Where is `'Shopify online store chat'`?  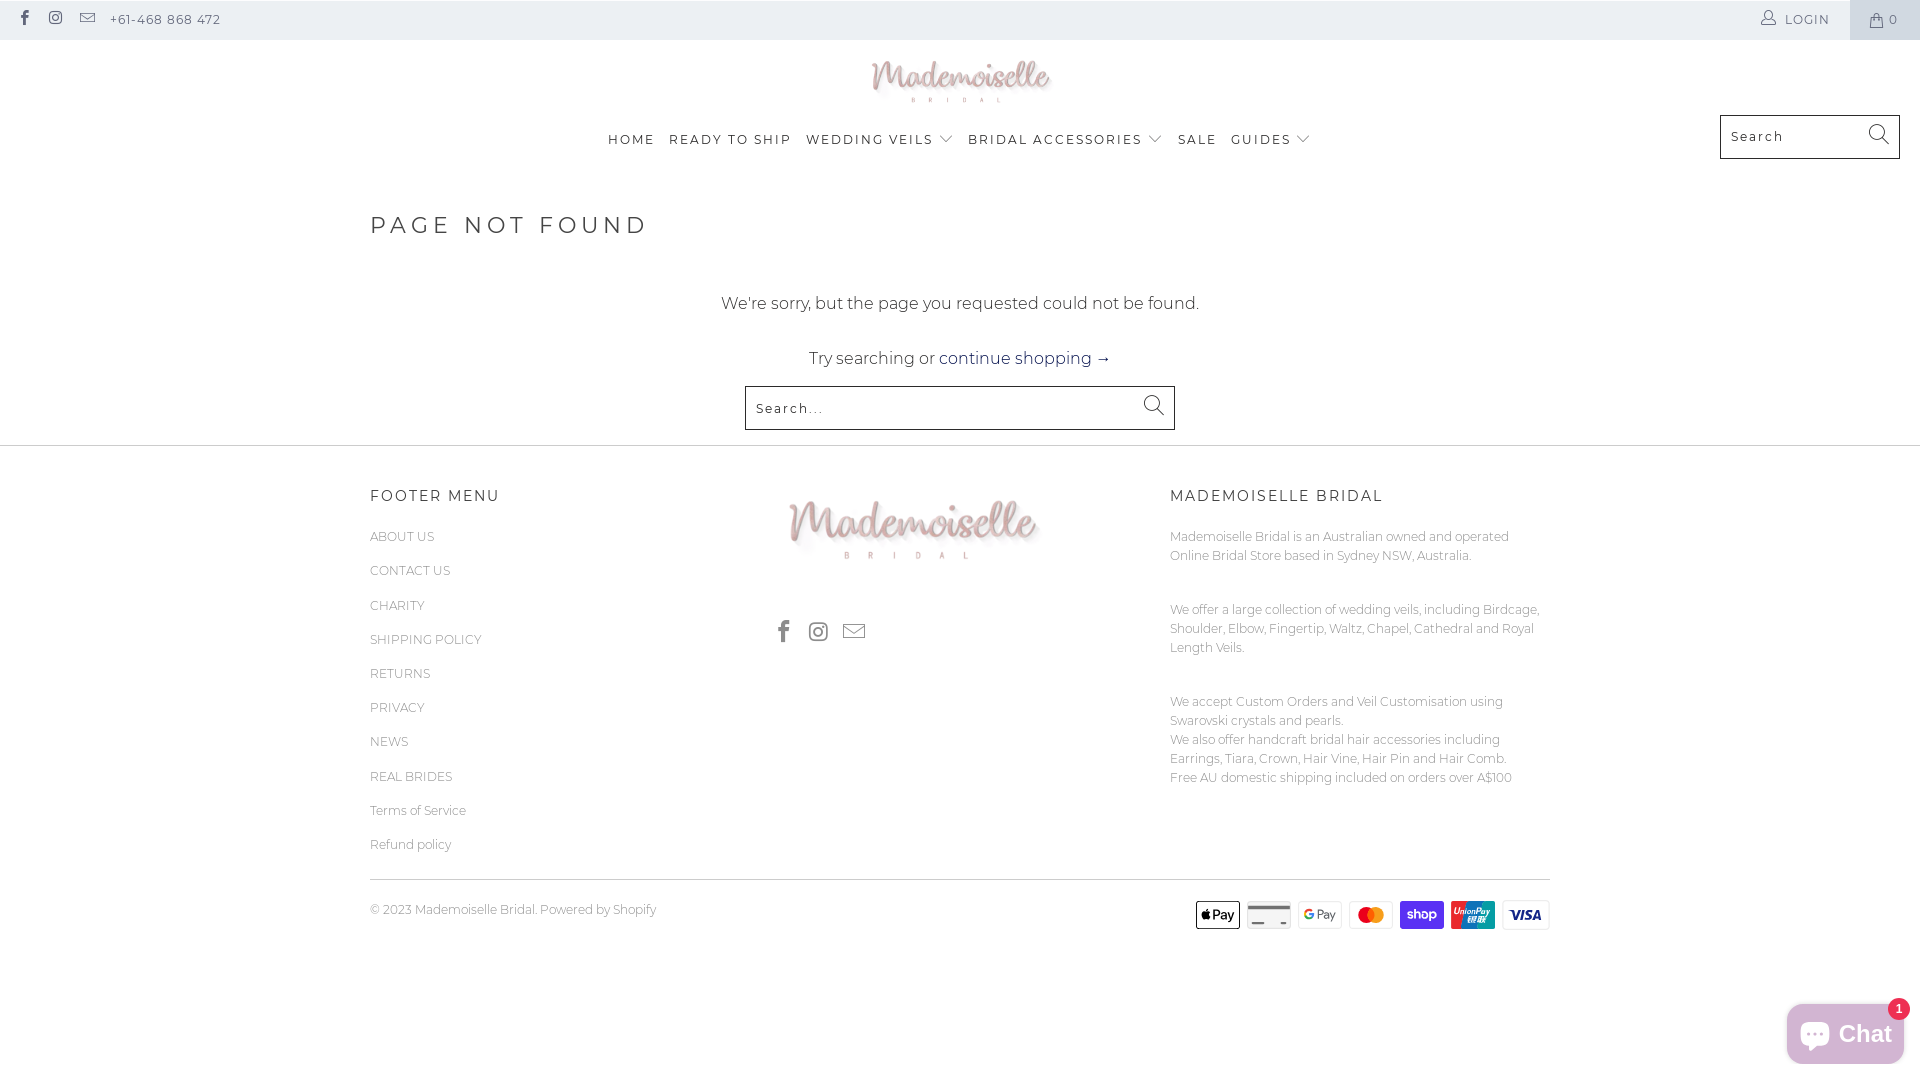 'Shopify online store chat' is located at coordinates (1844, 1029).